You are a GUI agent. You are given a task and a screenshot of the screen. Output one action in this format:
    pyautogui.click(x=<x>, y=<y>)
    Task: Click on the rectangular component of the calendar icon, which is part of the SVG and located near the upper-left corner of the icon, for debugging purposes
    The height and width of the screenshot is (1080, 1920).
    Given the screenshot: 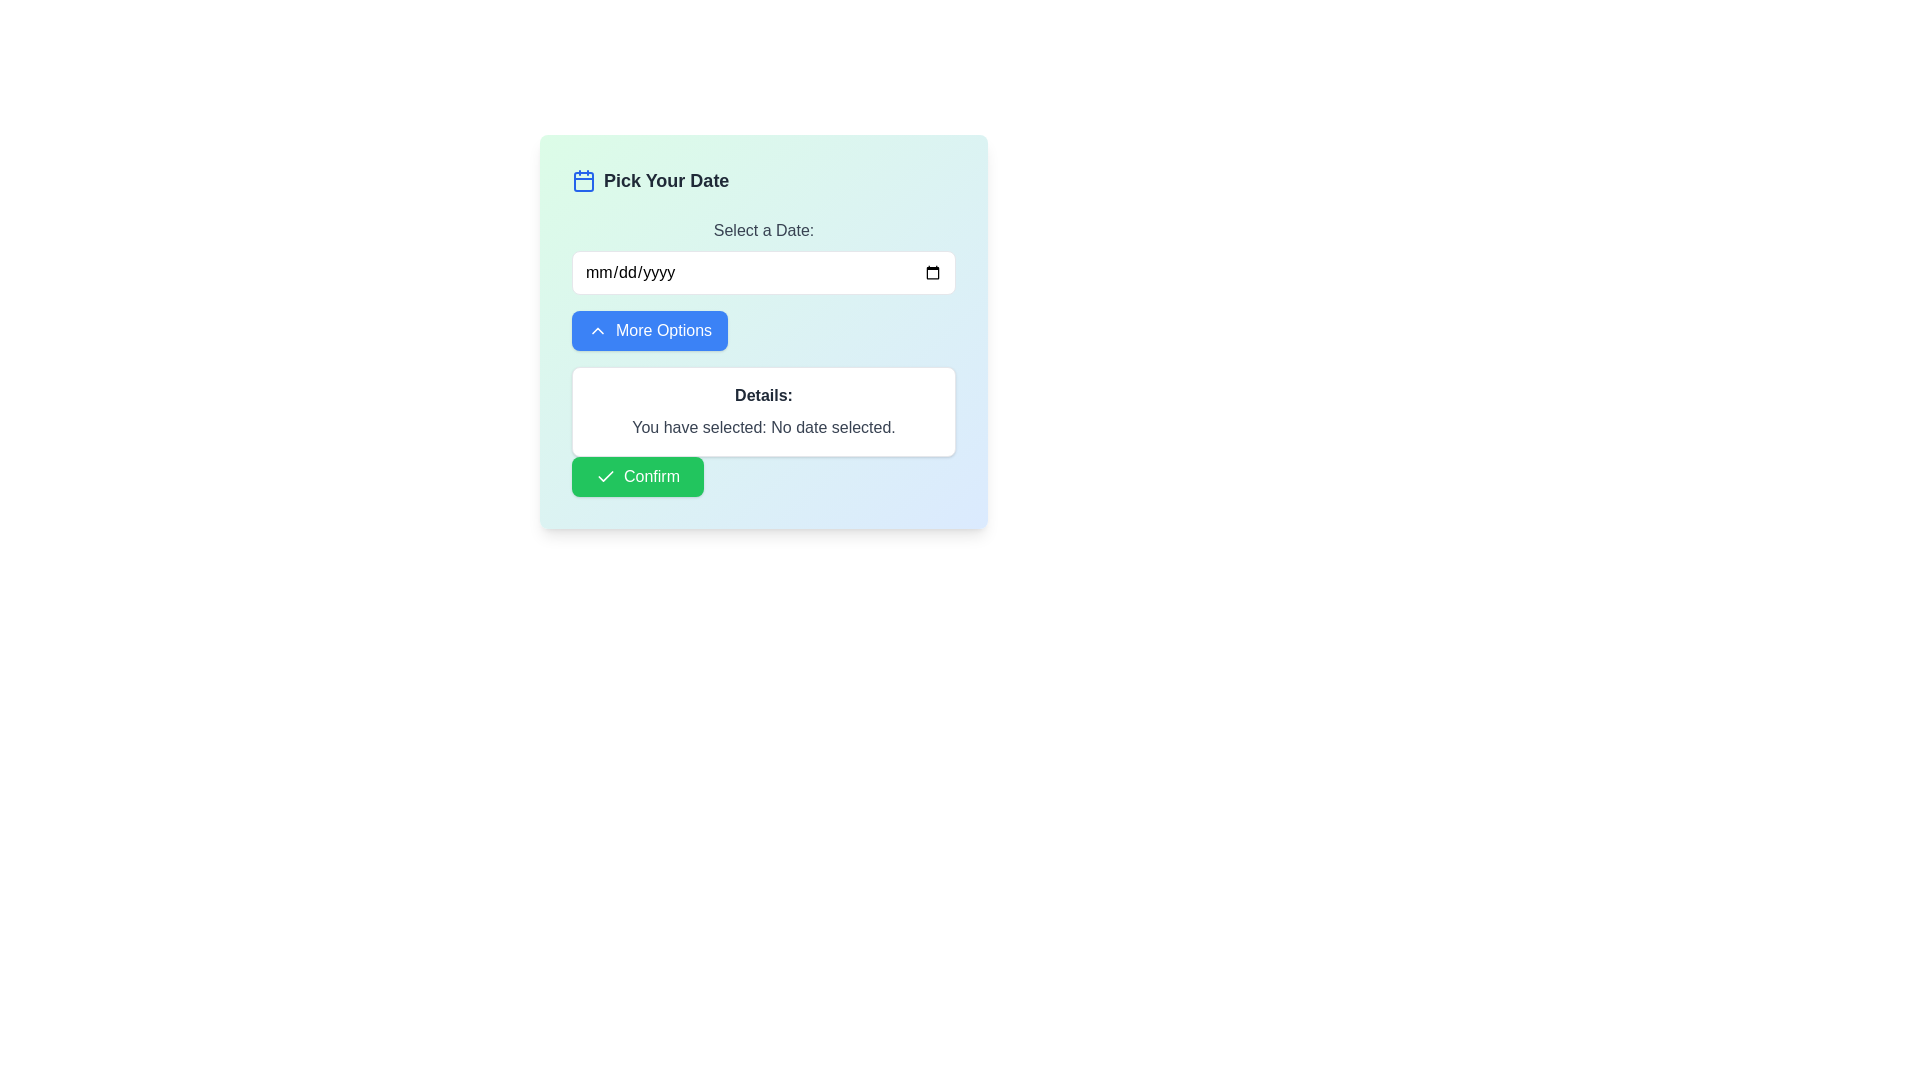 What is the action you would take?
    pyautogui.click(x=583, y=181)
    